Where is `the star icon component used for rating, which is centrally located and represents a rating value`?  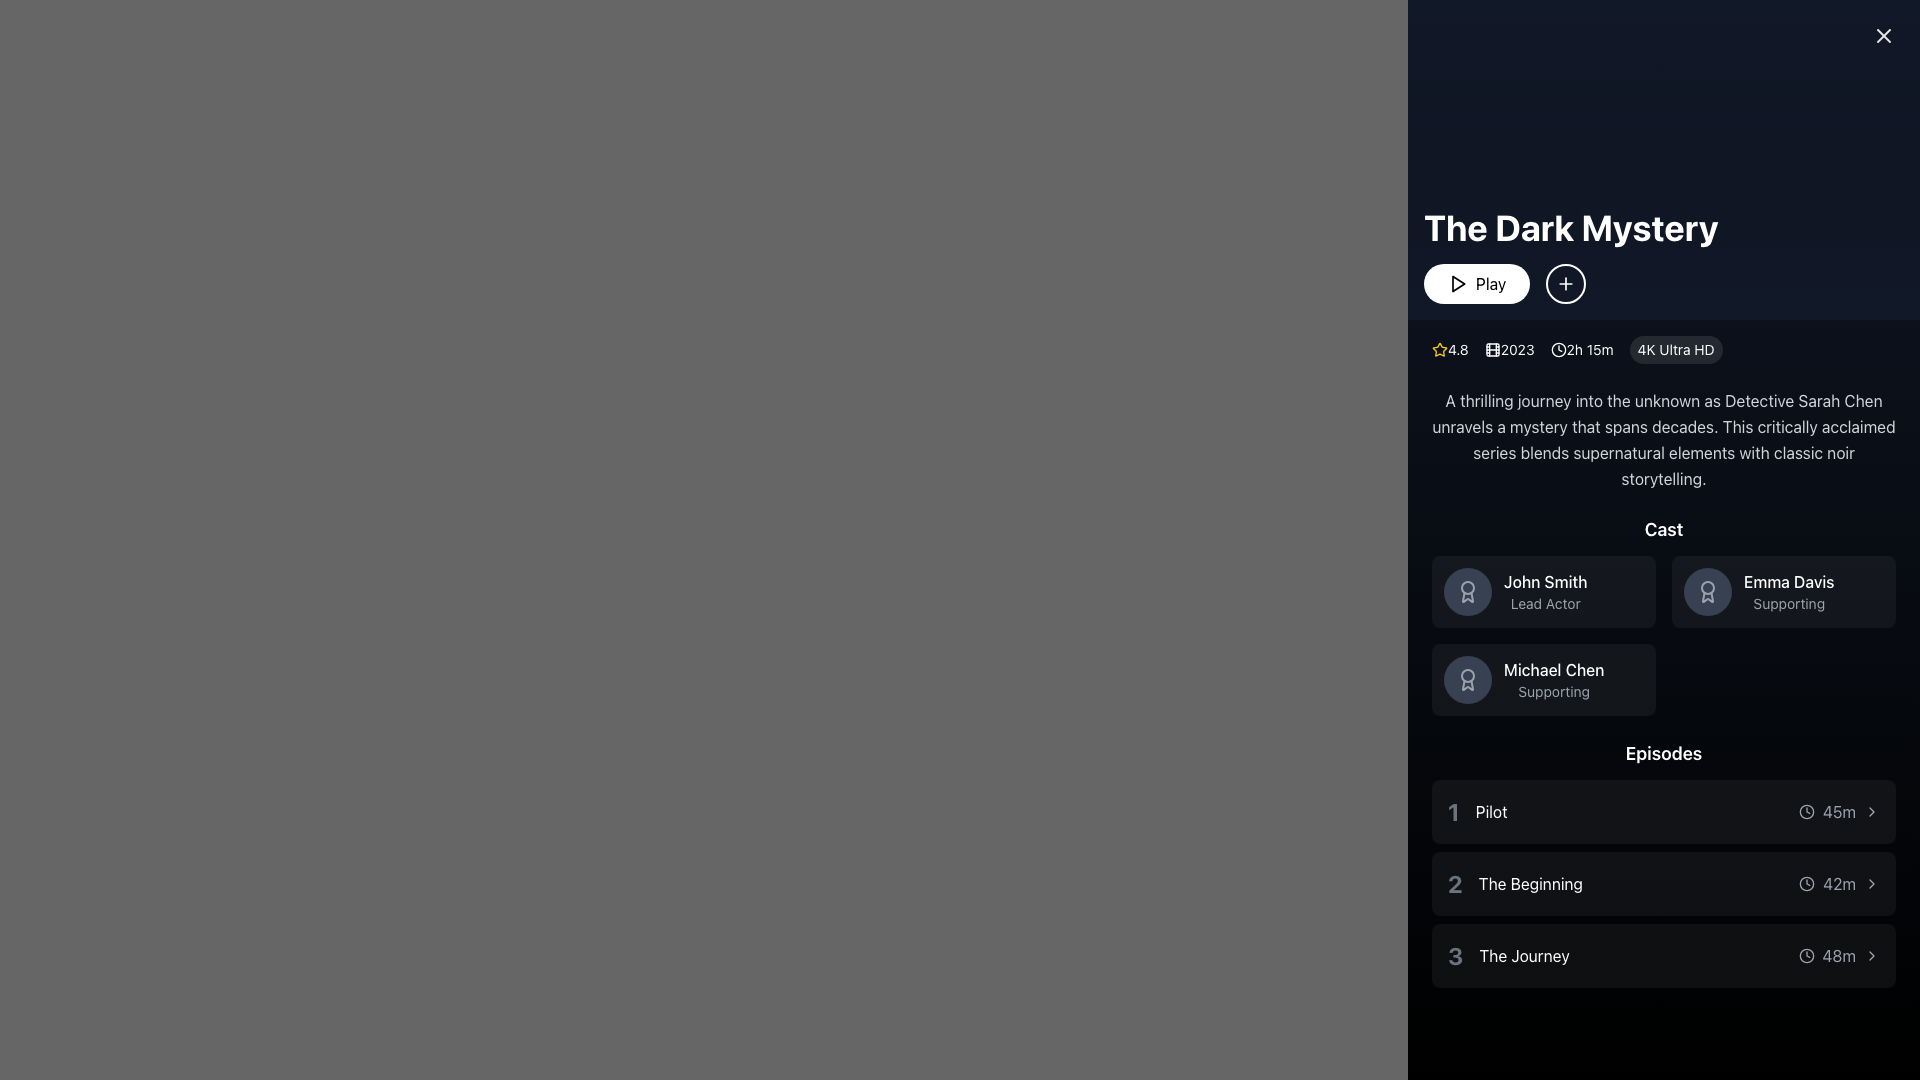 the star icon component used for rating, which is centrally located and represents a rating value is located at coordinates (1440, 348).